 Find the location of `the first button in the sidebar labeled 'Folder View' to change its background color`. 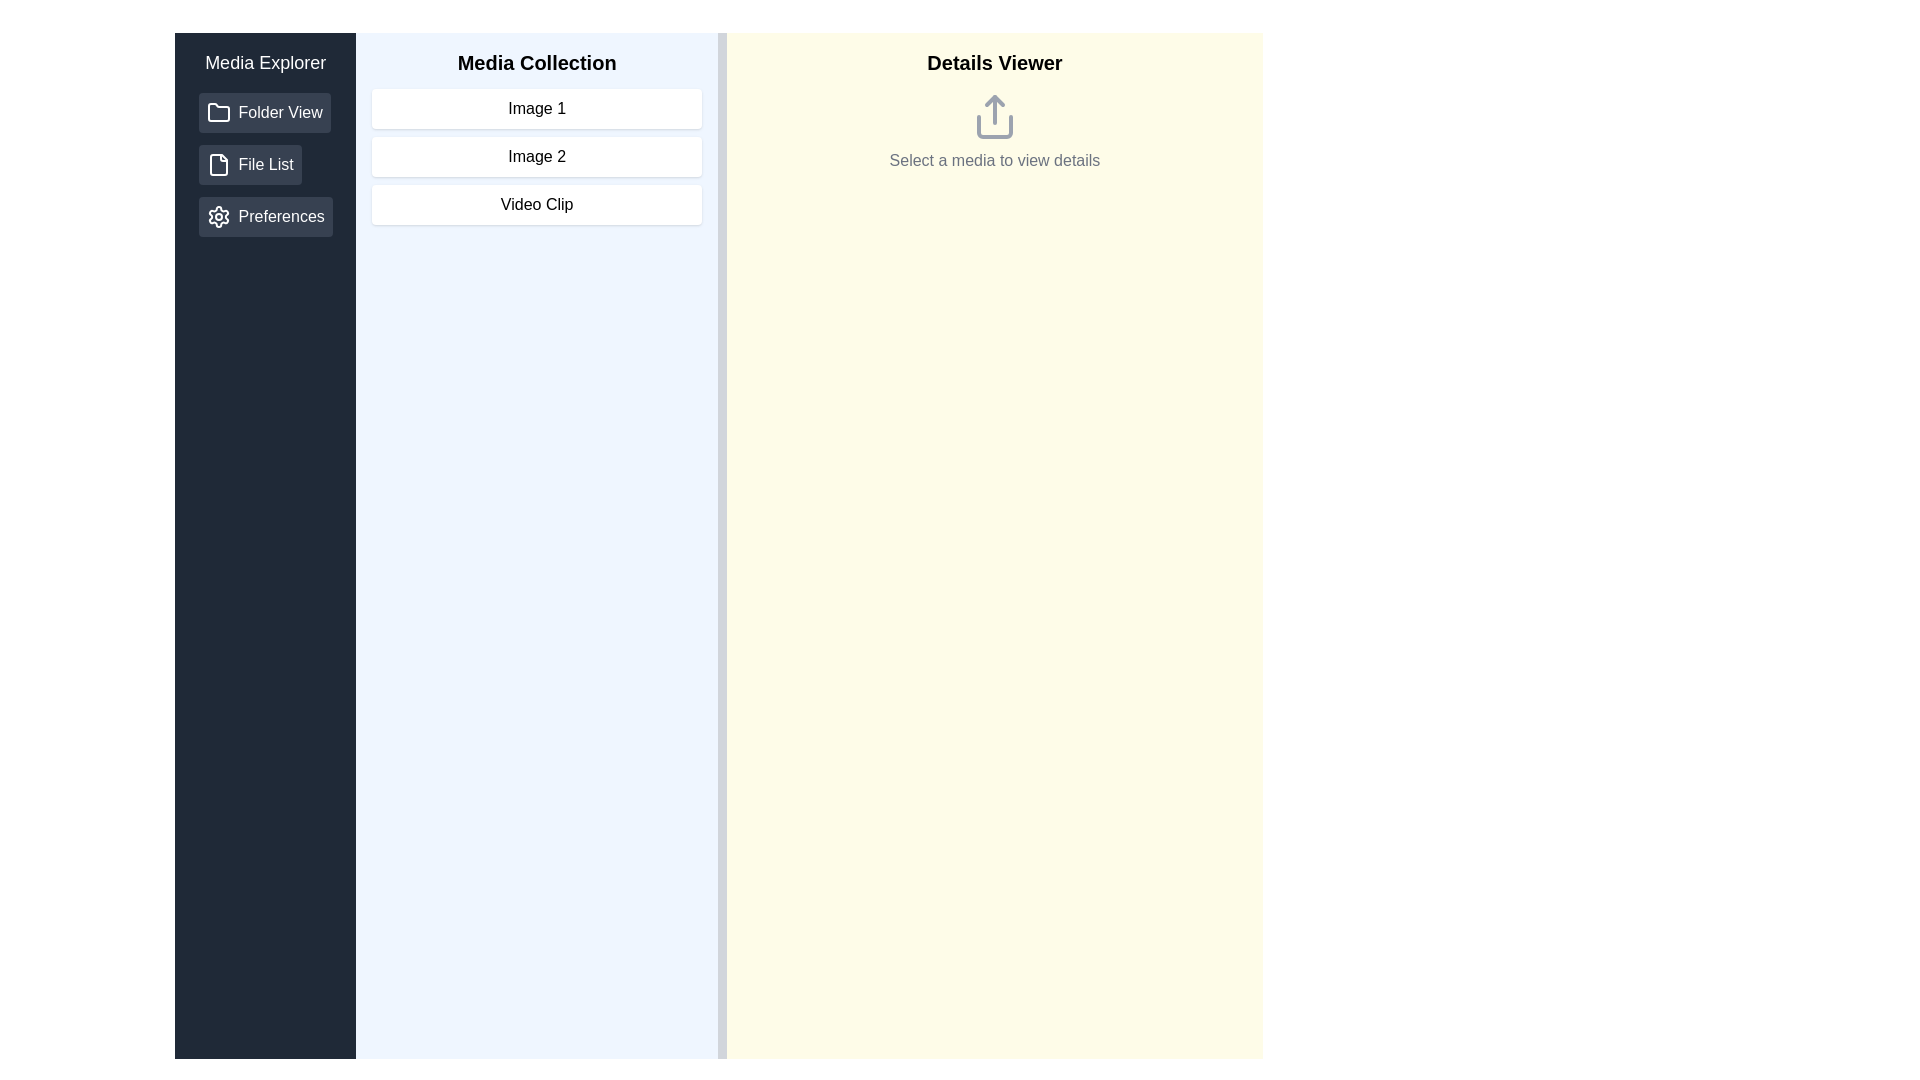

the first button in the sidebar labeled 'Folder View' to change its background color is located at coordinates (263, 112).